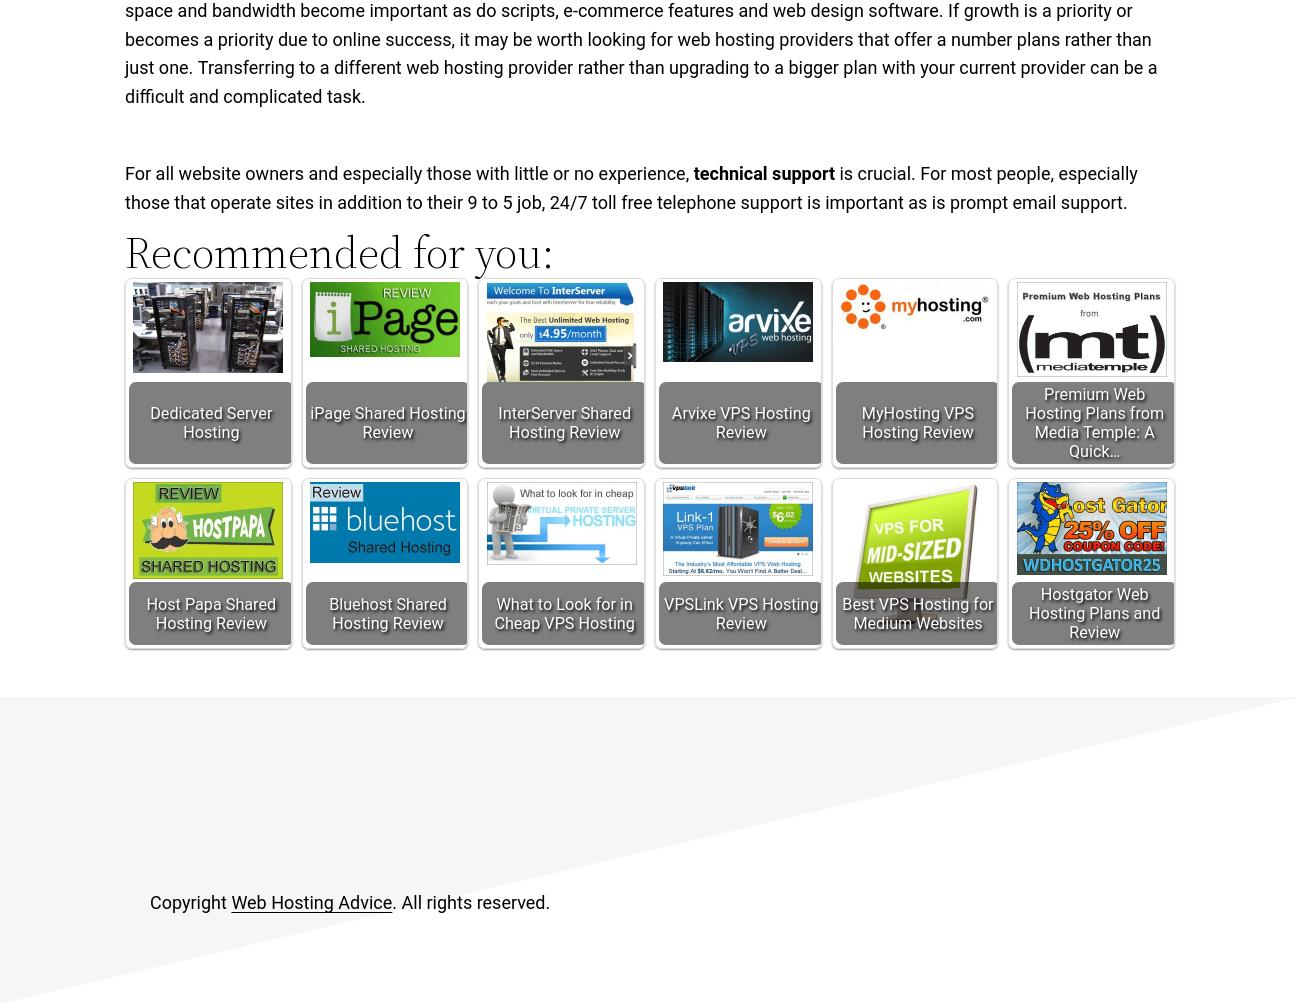 This screenshot has width=1300, height=1003. I want to click on 'InterServer Shared Hosting Review', so click(563, 422).